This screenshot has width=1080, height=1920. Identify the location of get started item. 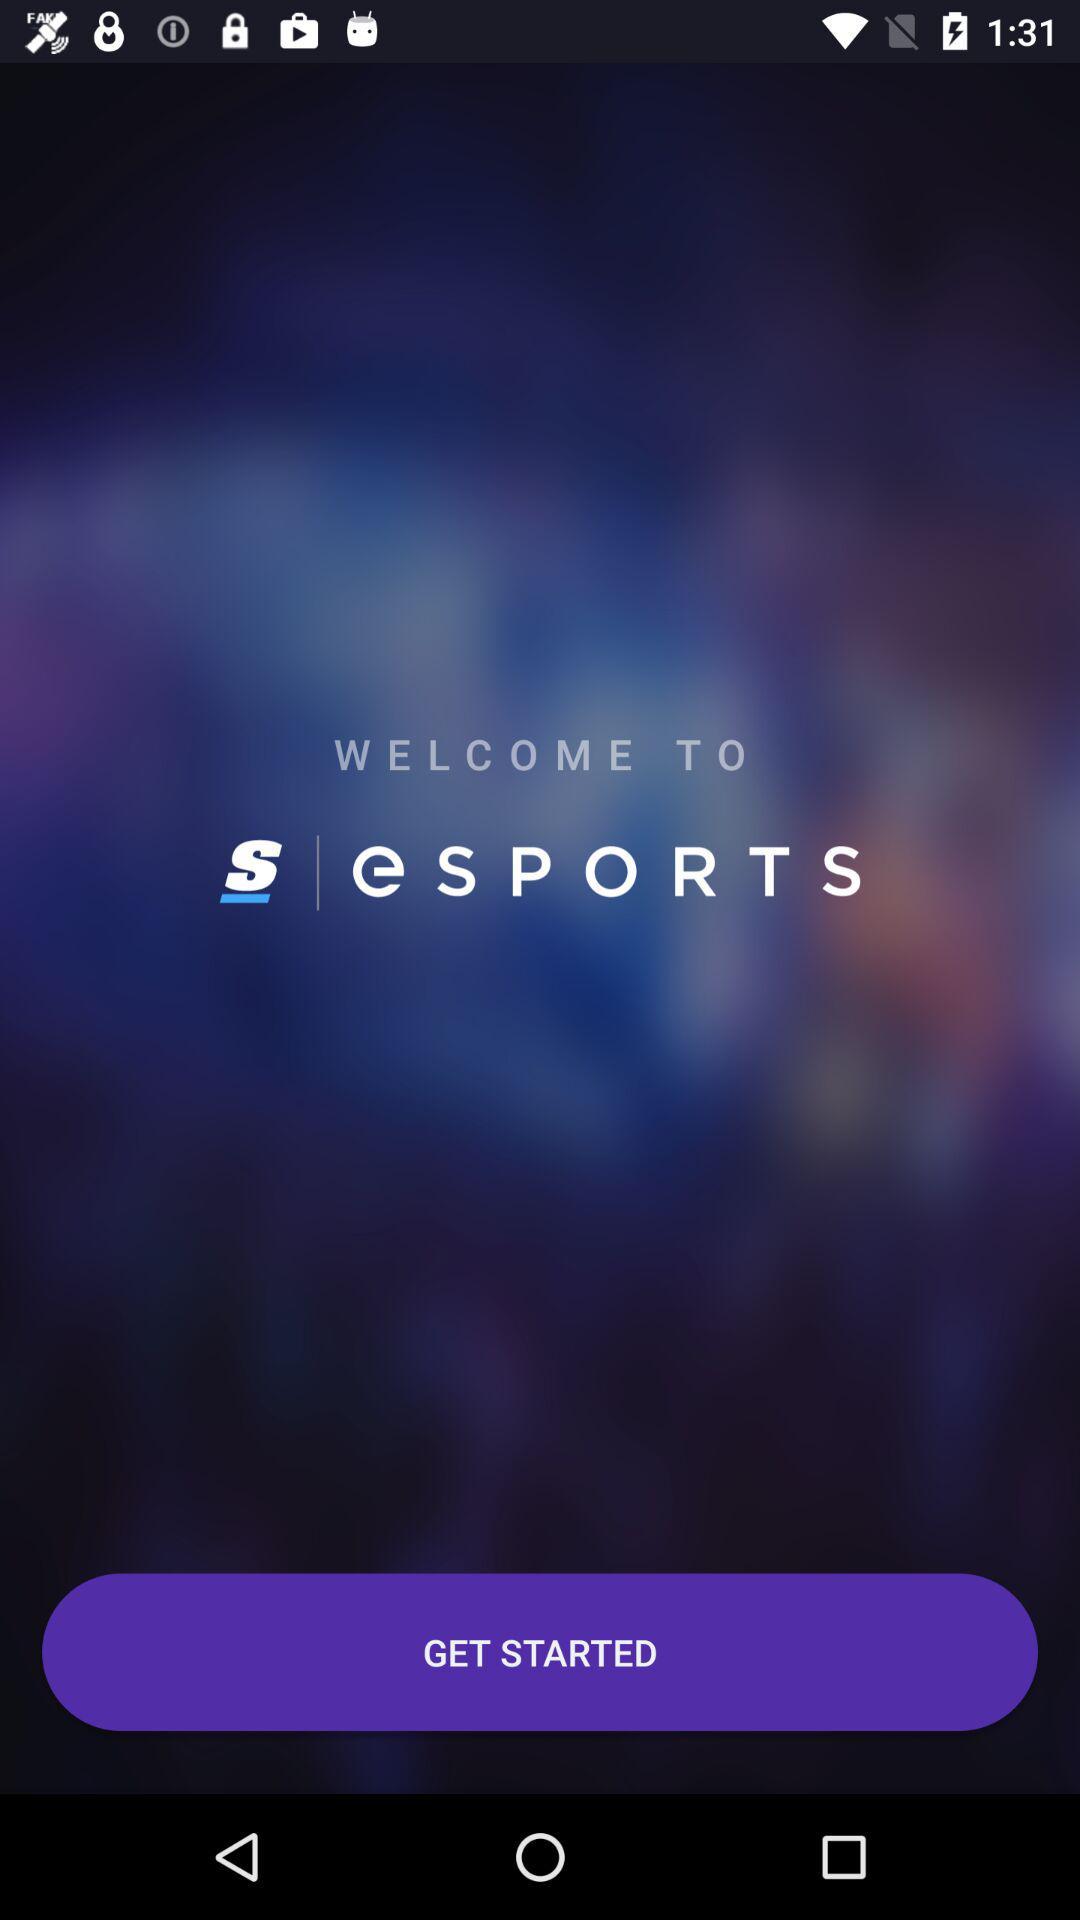
(540, 1652).